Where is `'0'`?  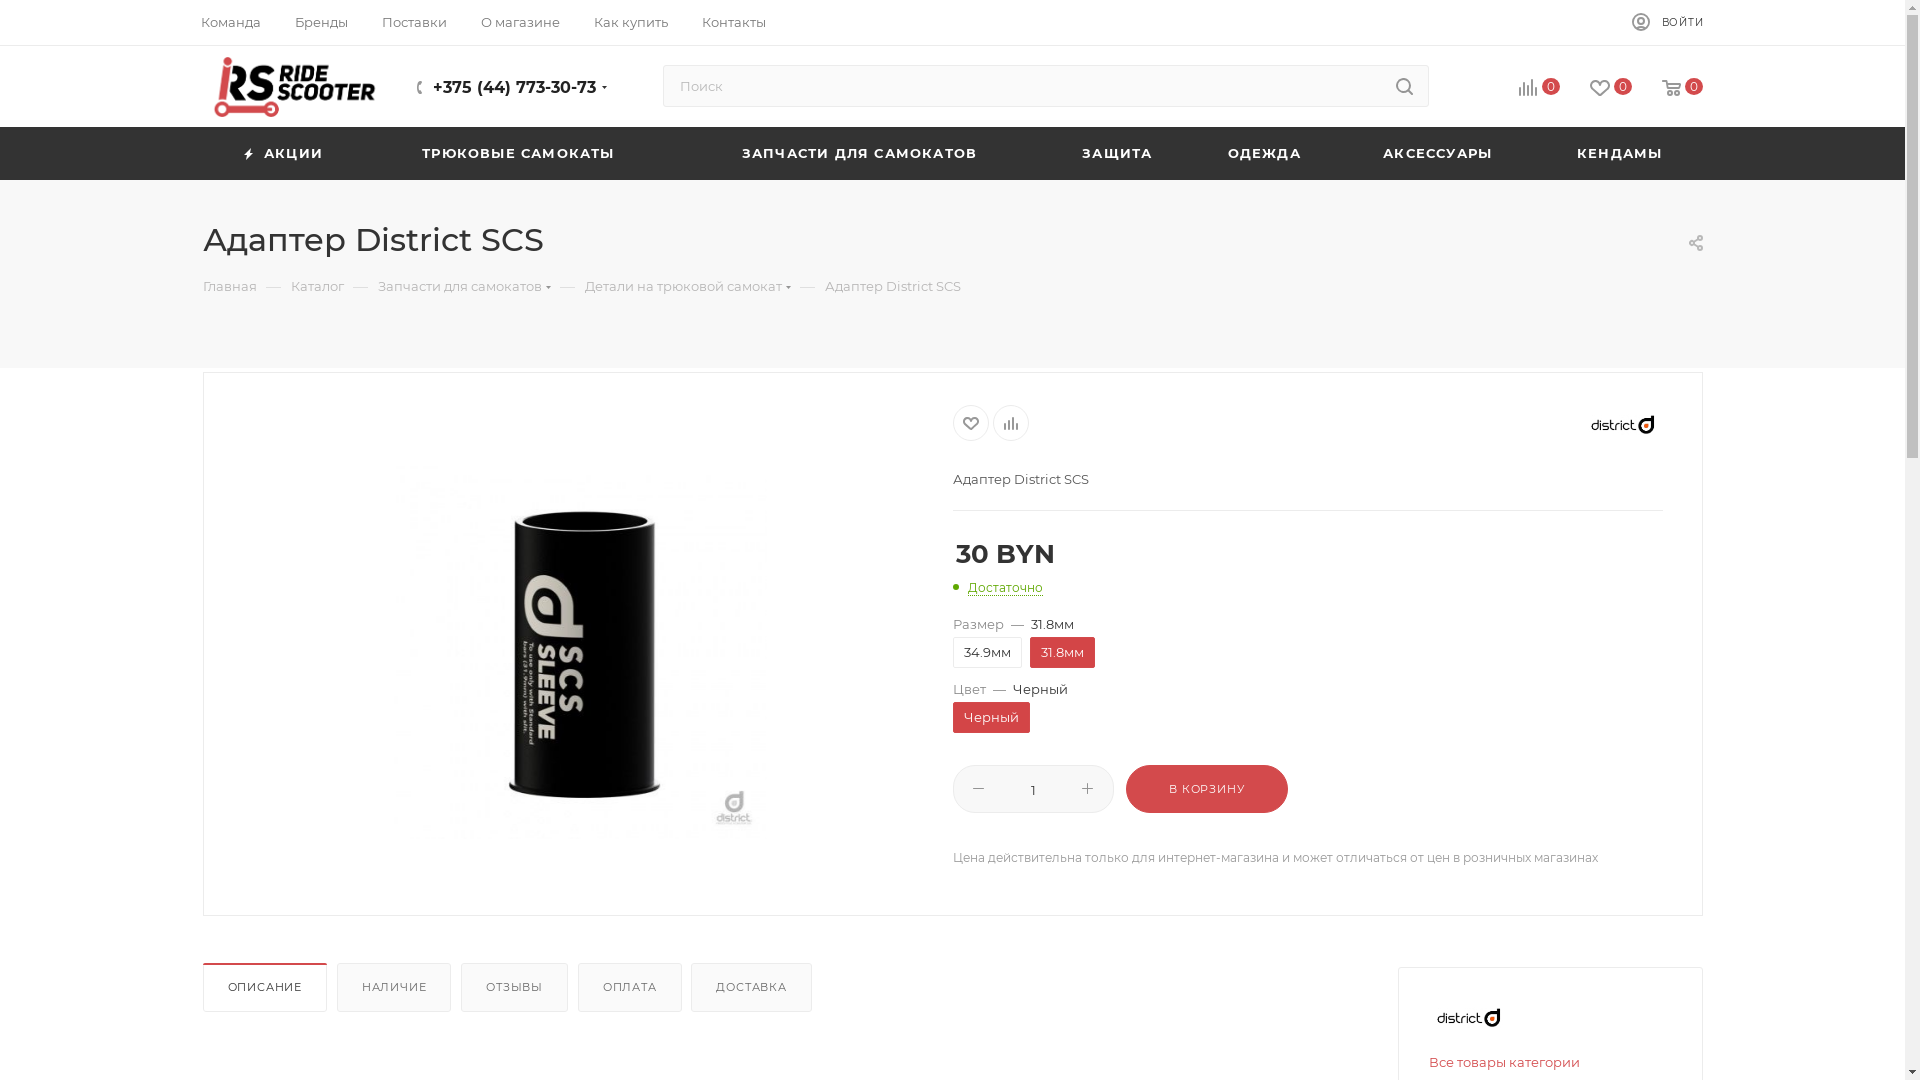
'0' is located at coordinates (1522, 87).